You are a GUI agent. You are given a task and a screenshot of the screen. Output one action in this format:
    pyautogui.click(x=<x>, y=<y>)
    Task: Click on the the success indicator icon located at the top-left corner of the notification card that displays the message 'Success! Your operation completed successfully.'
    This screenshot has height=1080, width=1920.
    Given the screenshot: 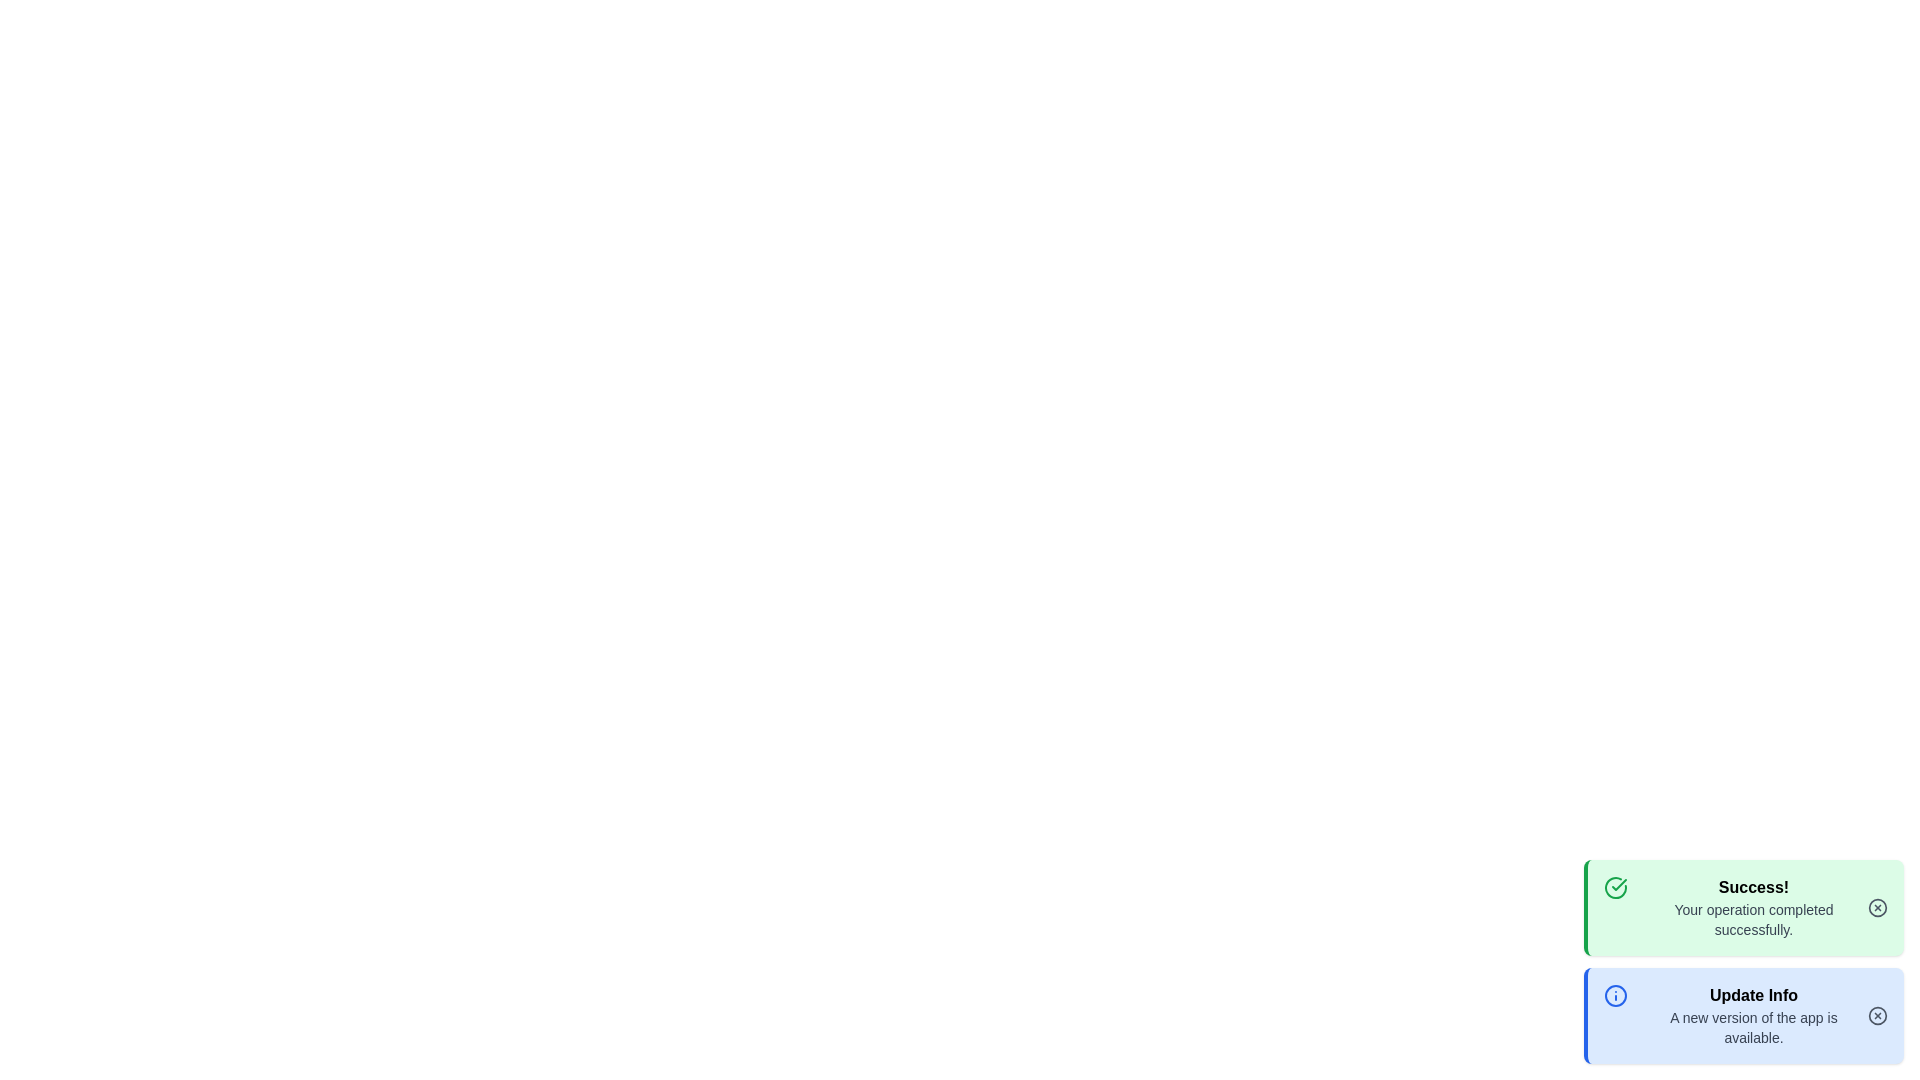 What is the action you would take?
    pyautogui.click(x=1616, y=907)
    